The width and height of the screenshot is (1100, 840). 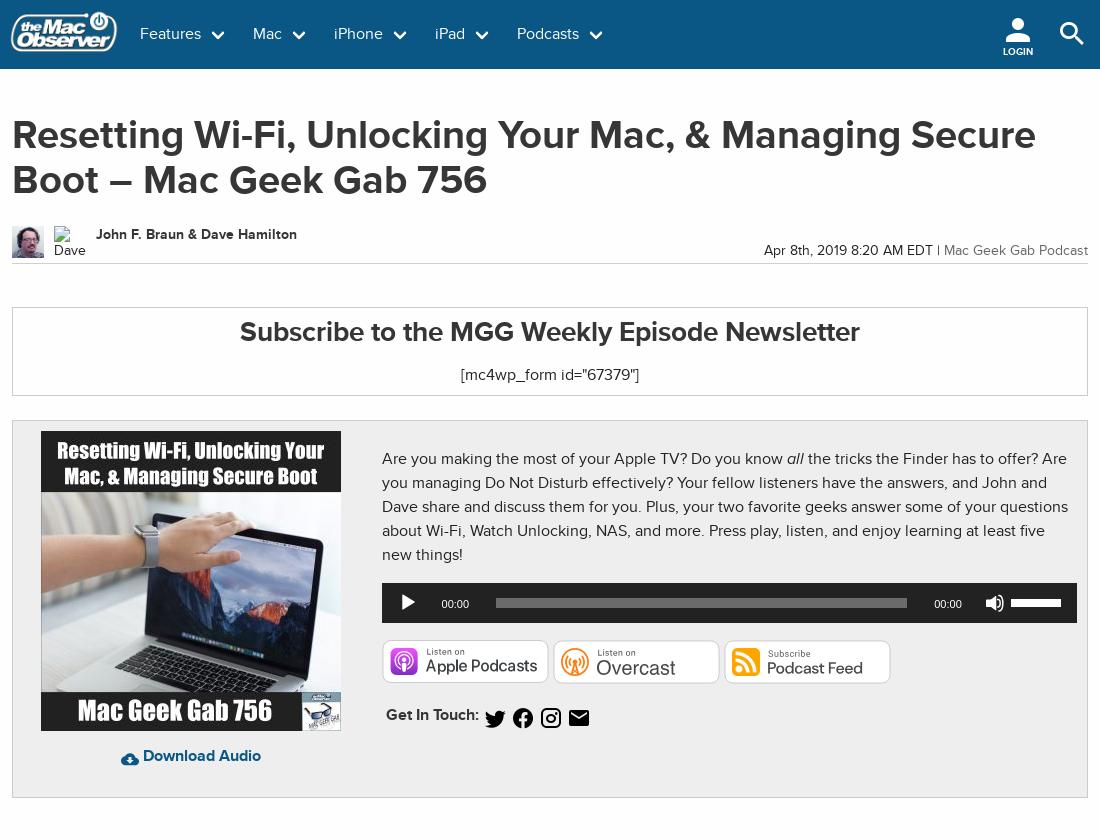 I want to click on 'Subscribe to the MGG Weekly Episode Newsletter', so click(x=550, y=331).